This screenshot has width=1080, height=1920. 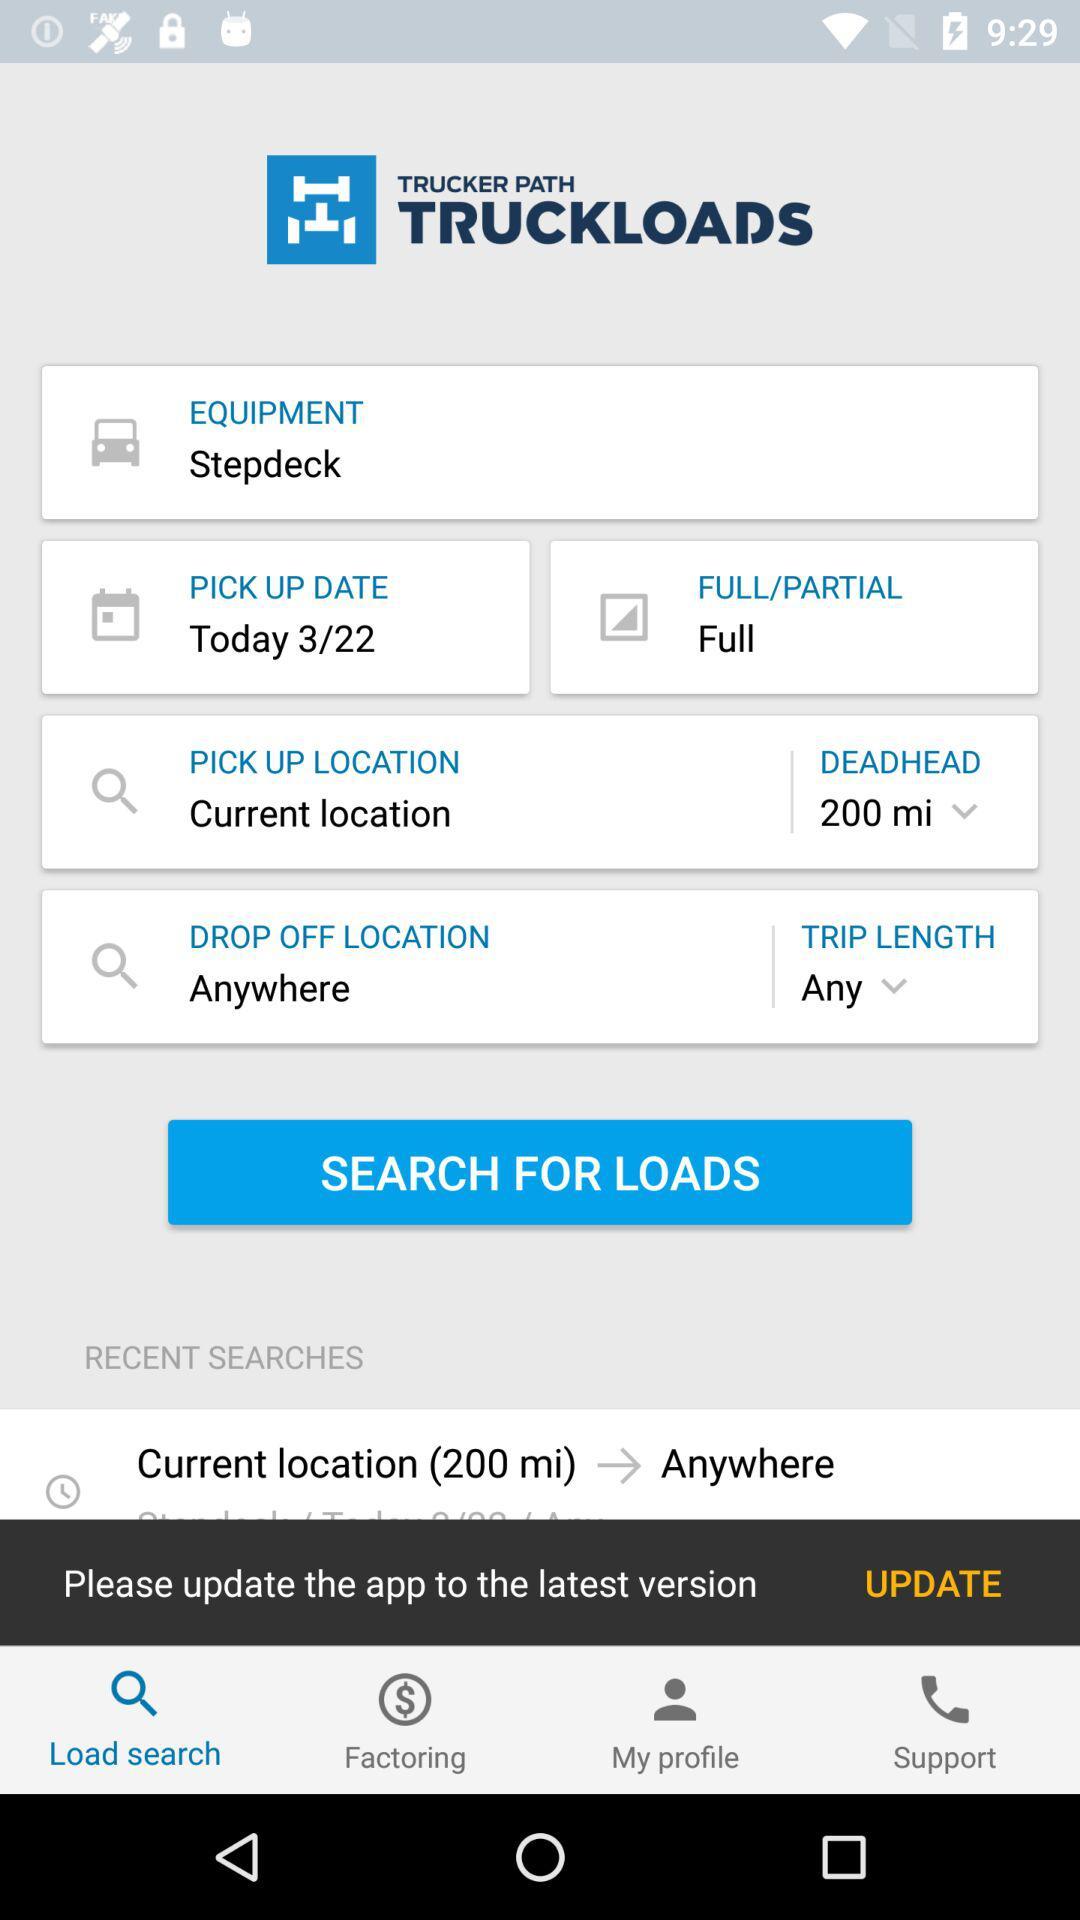 I want to click on my profile item, so click(x=675, y=1719).